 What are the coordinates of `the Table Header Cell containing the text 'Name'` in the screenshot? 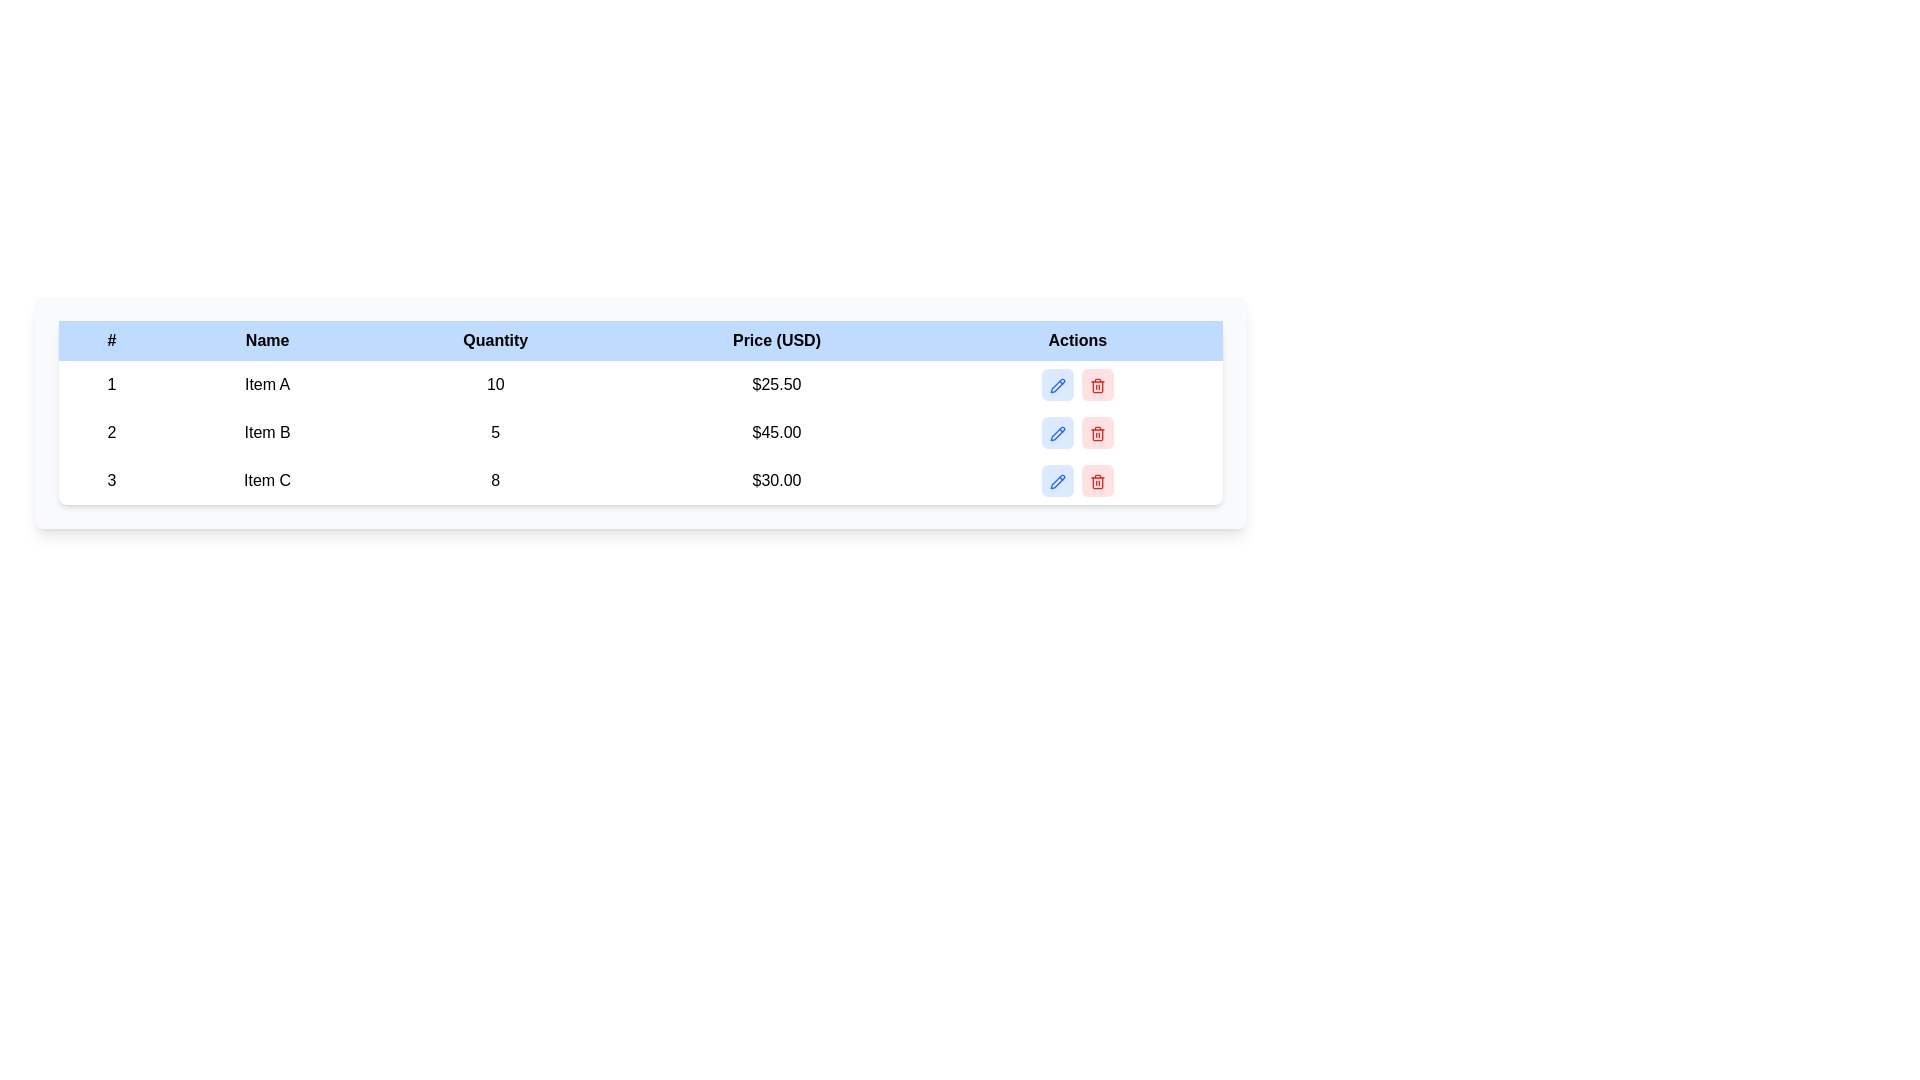 It's located at (266, 339).